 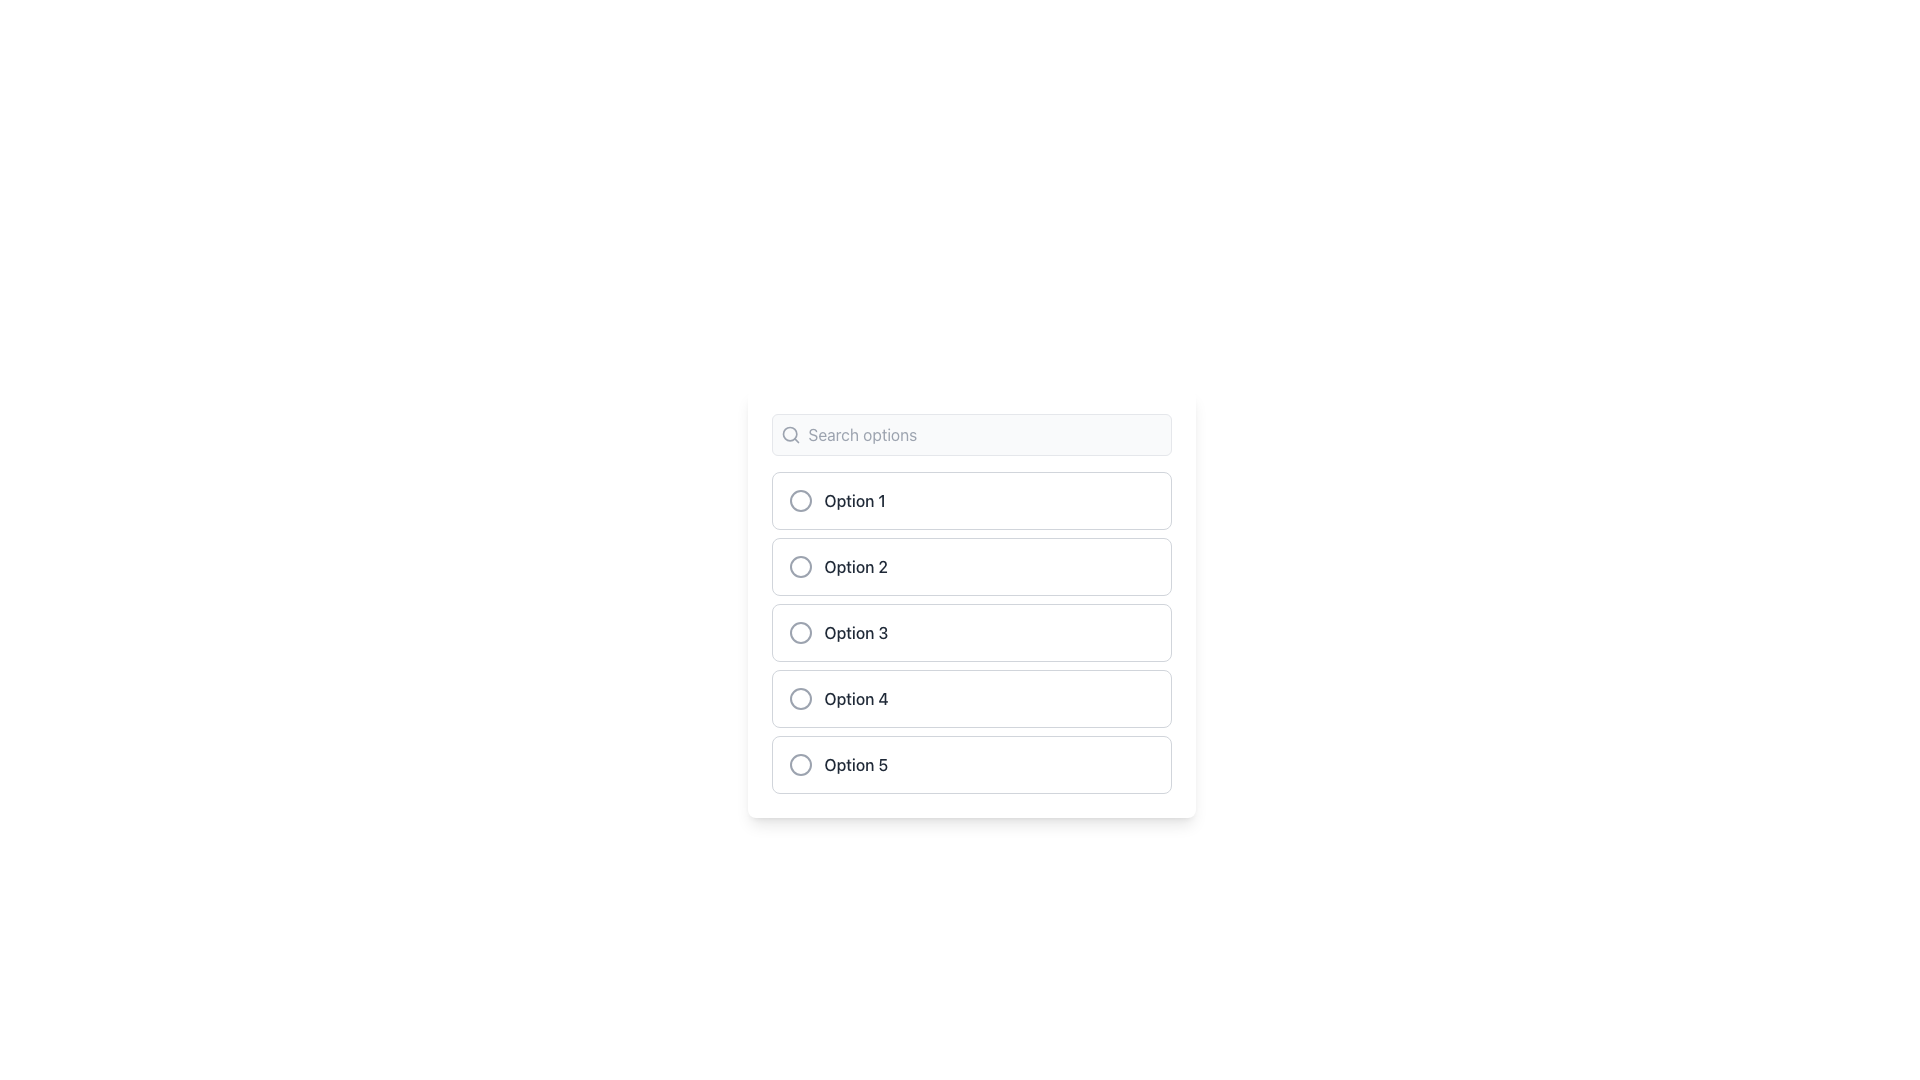 I want to click on the second radio option in a vertically stacked list, which is located centrally between 'Option 1' above and 'Option 3' below, so click(x=971, y=567).